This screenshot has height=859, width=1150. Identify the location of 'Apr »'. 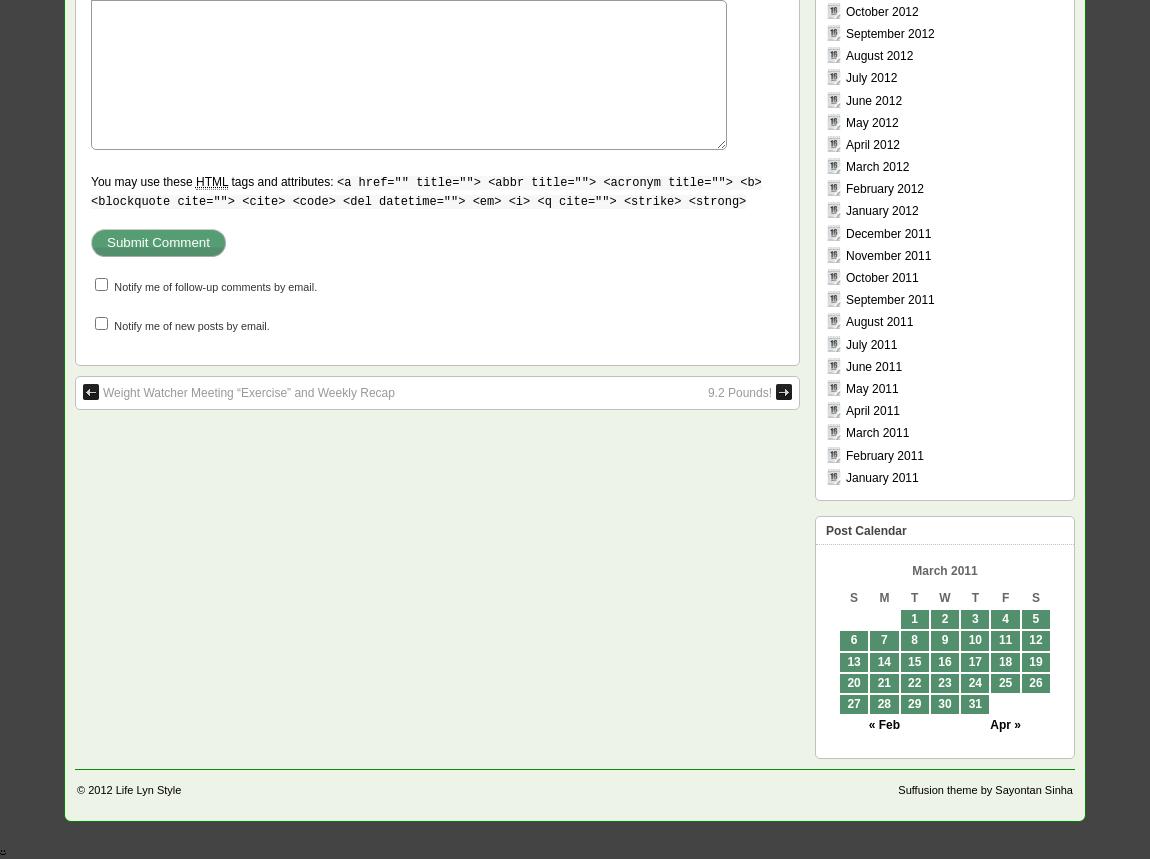
(1004, 723).